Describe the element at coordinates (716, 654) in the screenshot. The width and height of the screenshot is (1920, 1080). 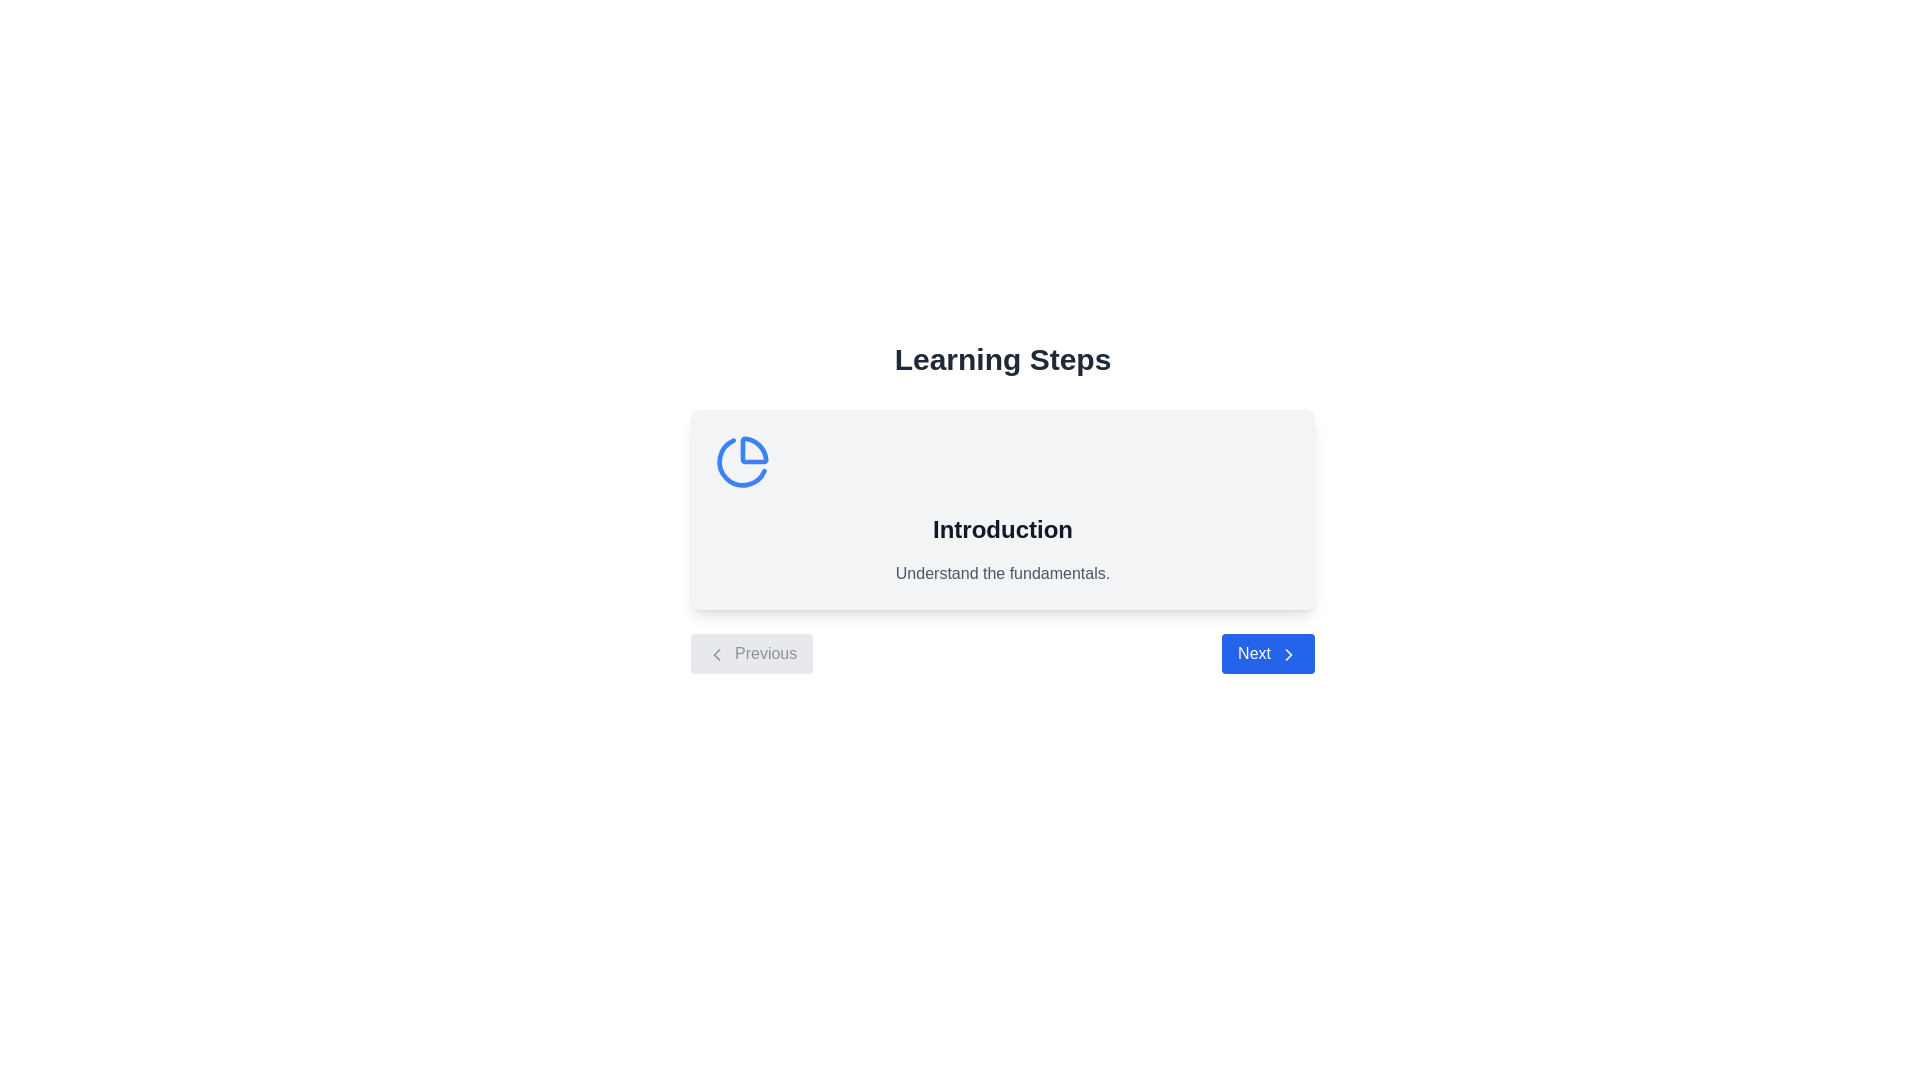
I see `the left-pointing chevron icon which serves as a visual indicator for backward navigation, located near the 'Previous' button in the bottom-left corner of the navigation bar` at that location.